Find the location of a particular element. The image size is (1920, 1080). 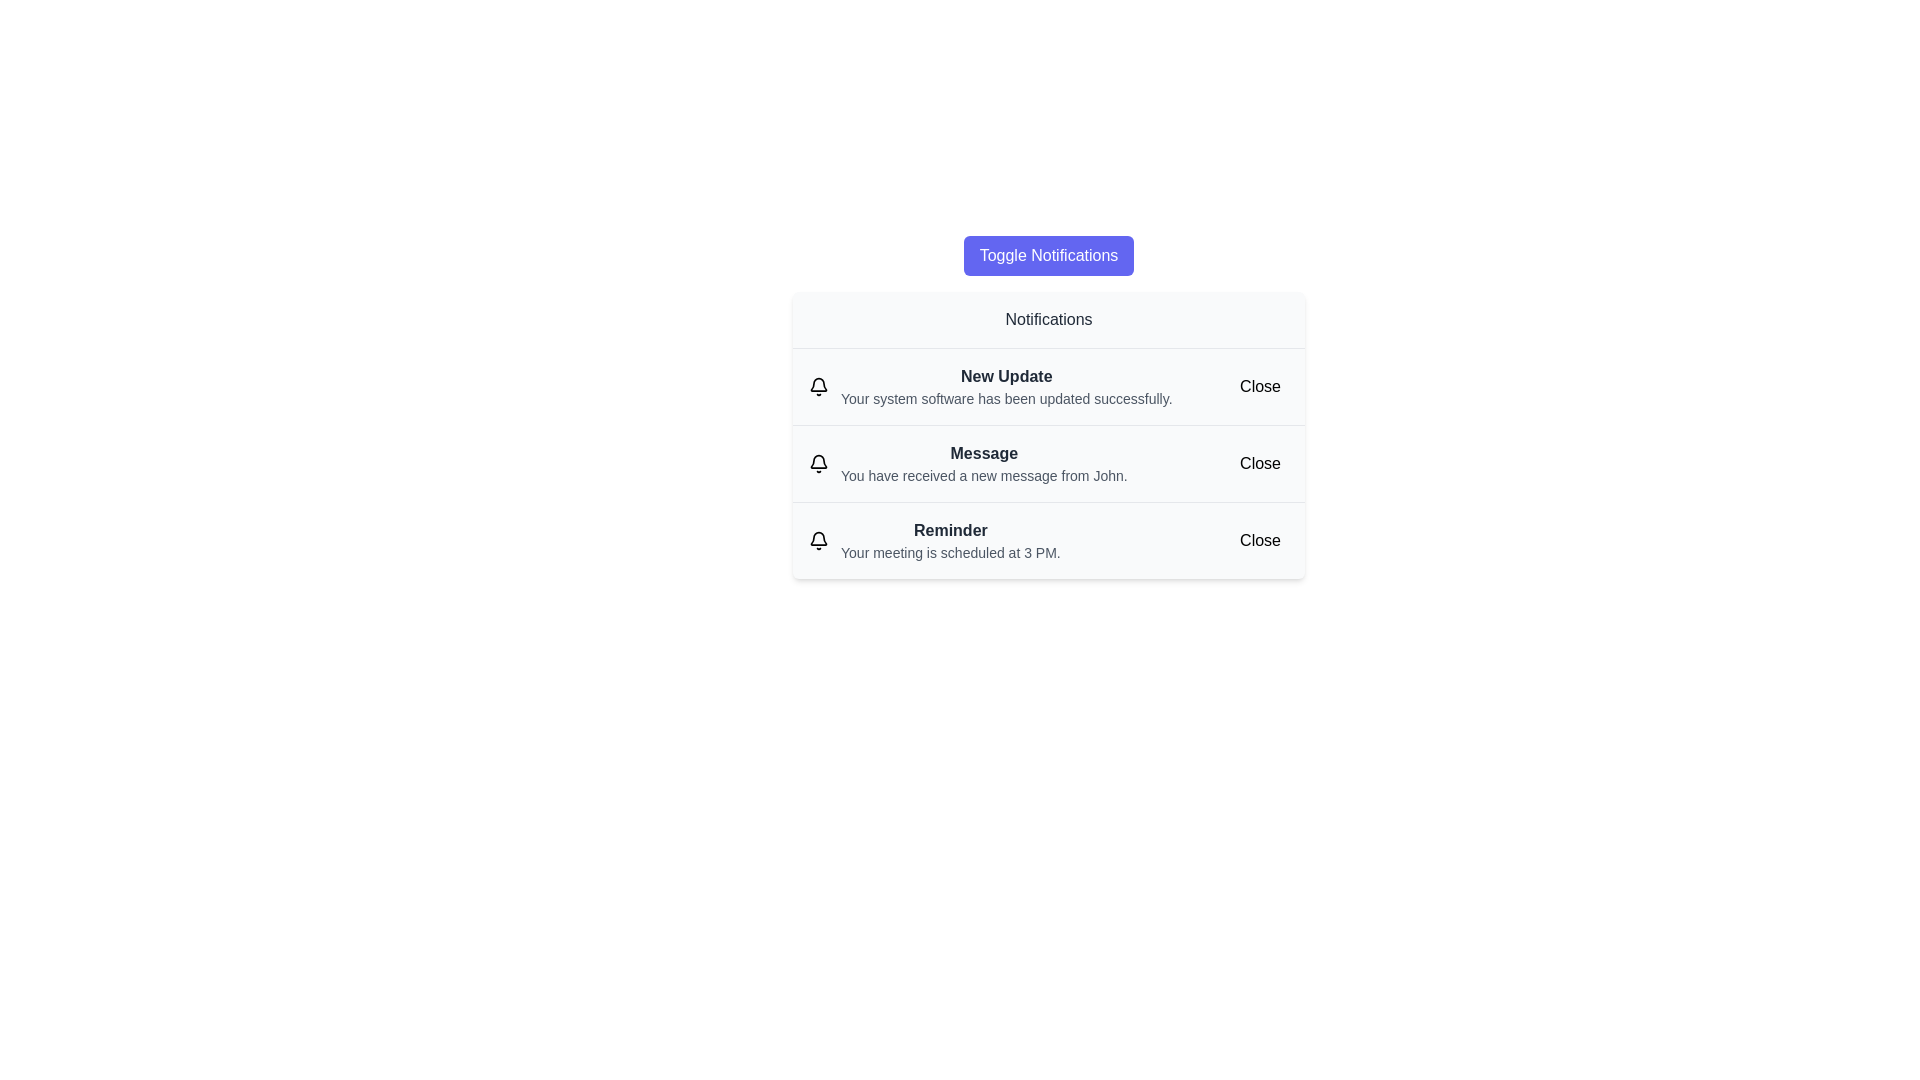

text label summarizing the notification context, which is located in the second notification card of the vertical stack in the notification panel, above the descriptive text regarding a new message from John is located at coordinates (984, 454).